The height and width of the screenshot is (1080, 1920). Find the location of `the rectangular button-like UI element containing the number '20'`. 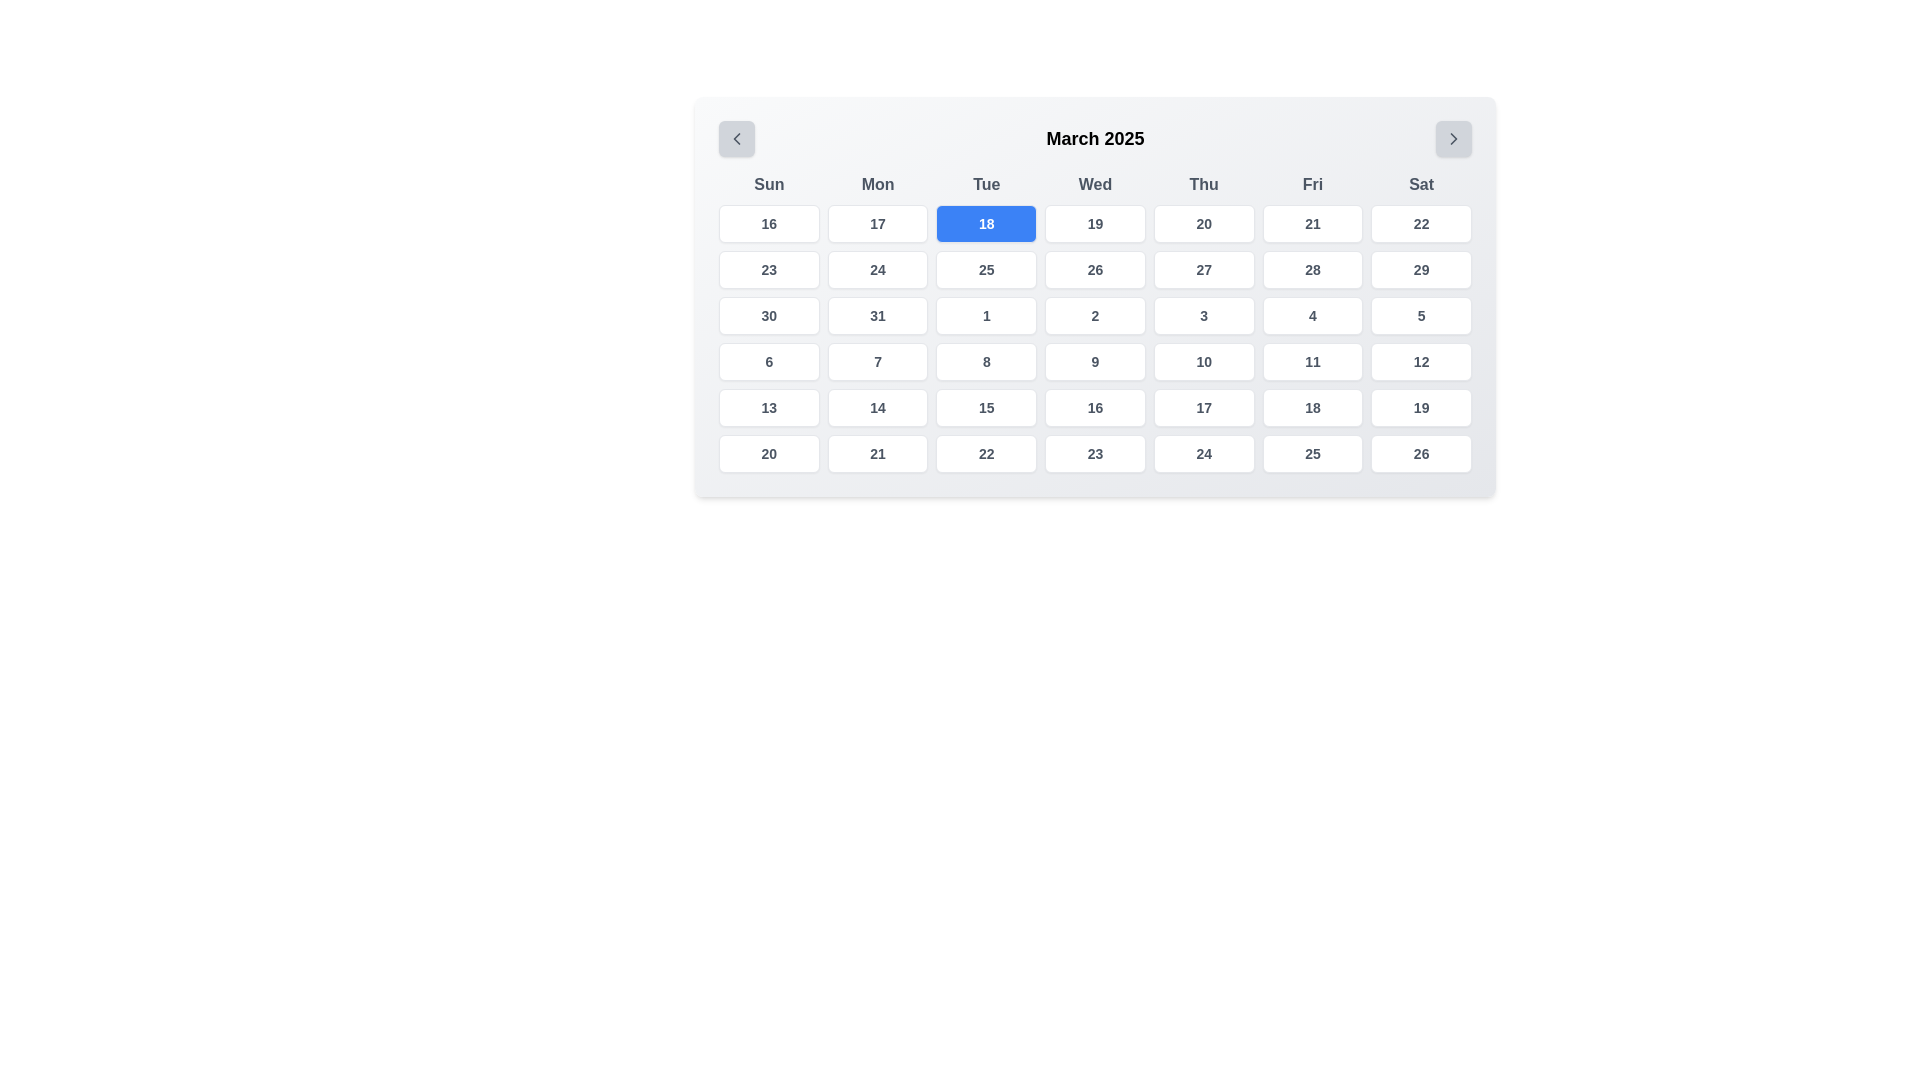

the rectangular button-like UI element containing the number '20' is located at coordinates (1203, 223).